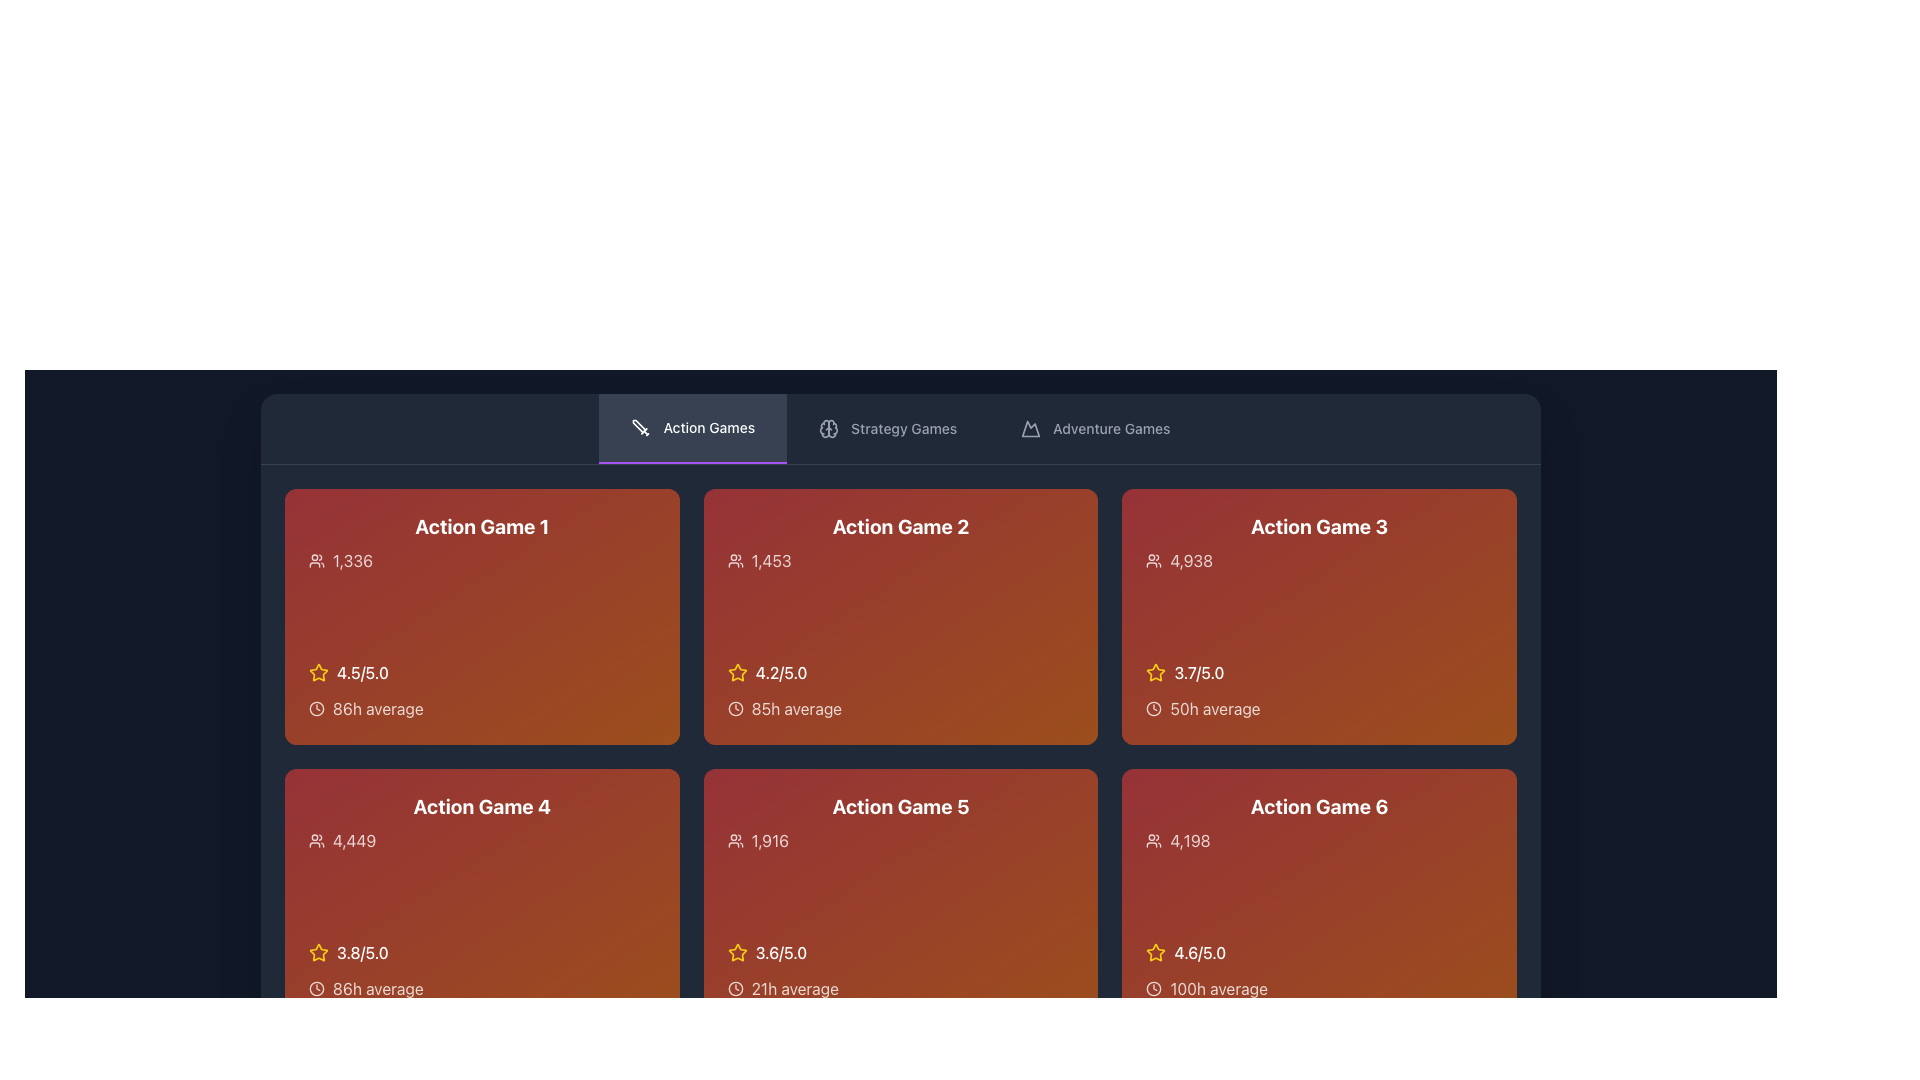 The width and height of the screenshot is (1920, 1080). Describe the element at coordinates (315, 560) in the screenshot. I see `the user information icon located in the top-left corner of the first game card, next to the numeric label '1,336'` at that location.